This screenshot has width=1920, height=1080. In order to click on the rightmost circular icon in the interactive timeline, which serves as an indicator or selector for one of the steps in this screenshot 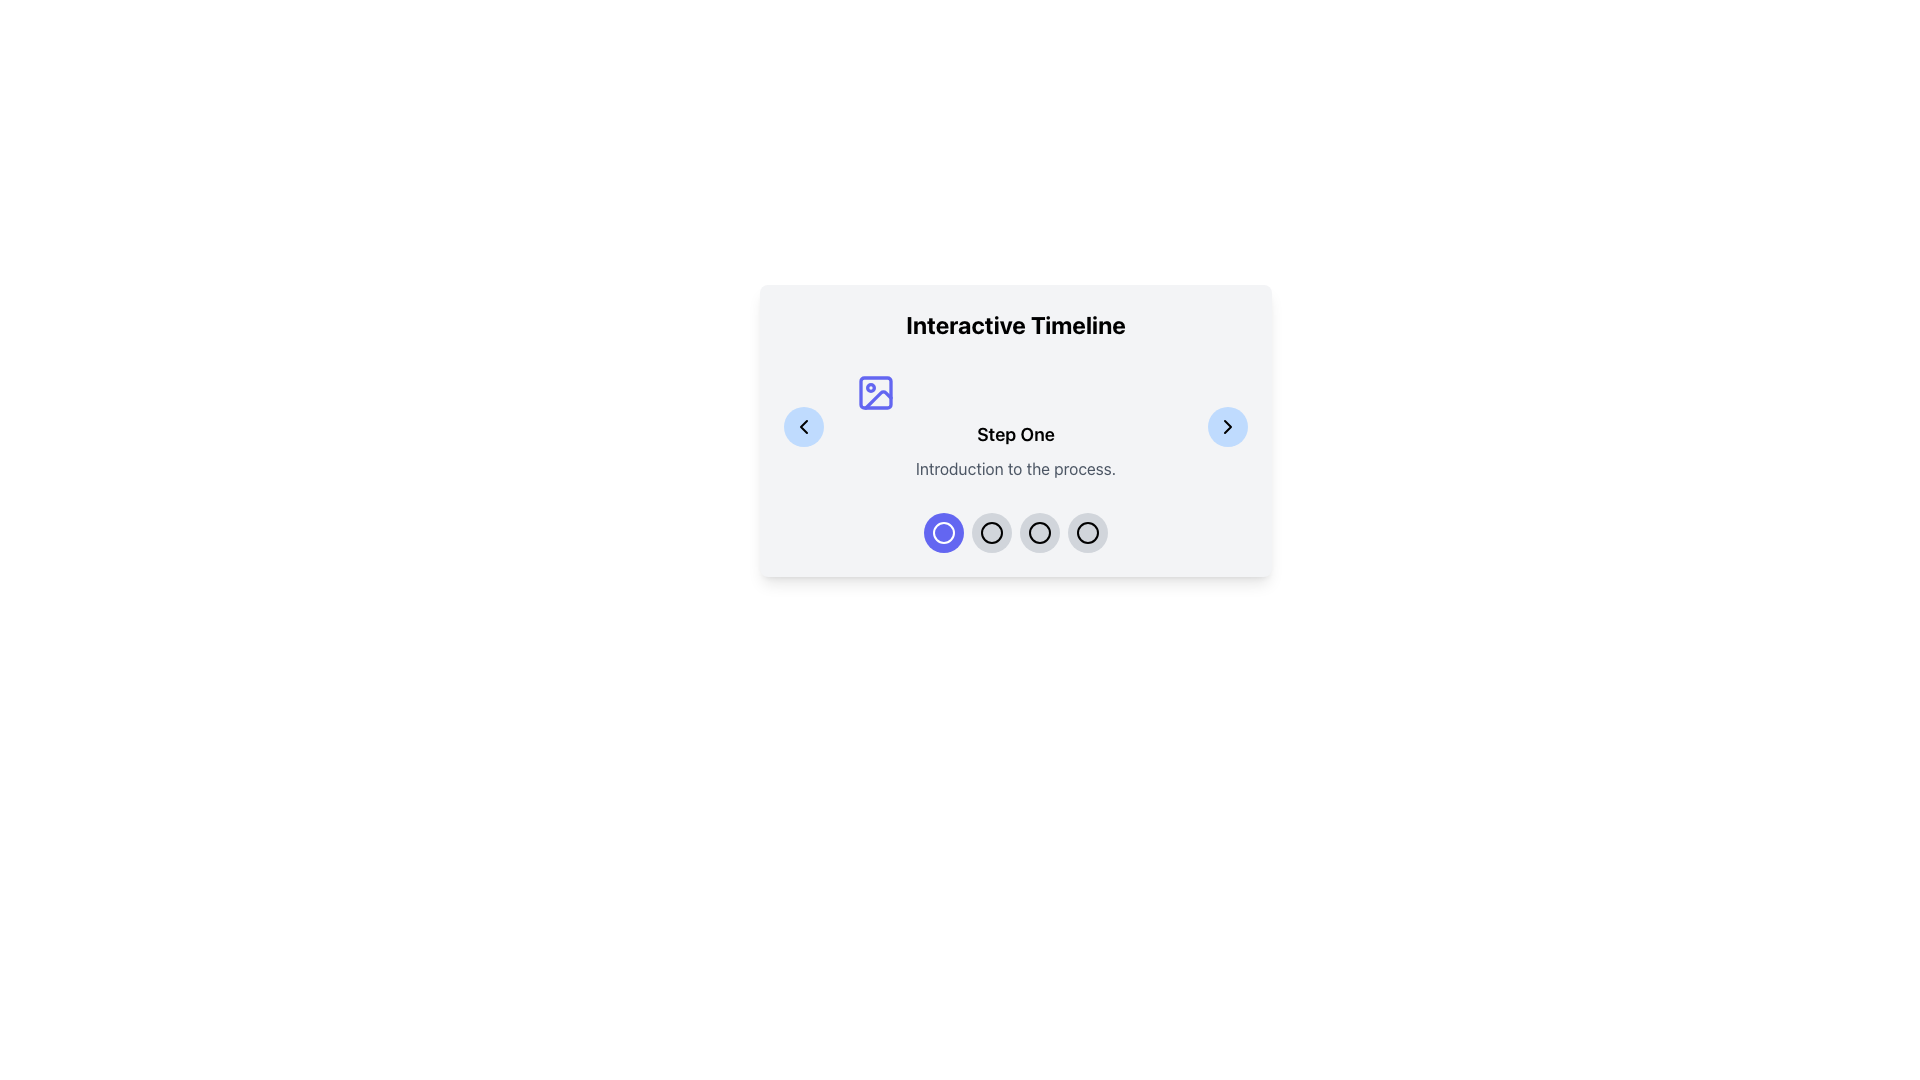, I will do `click(1087, 531)`.